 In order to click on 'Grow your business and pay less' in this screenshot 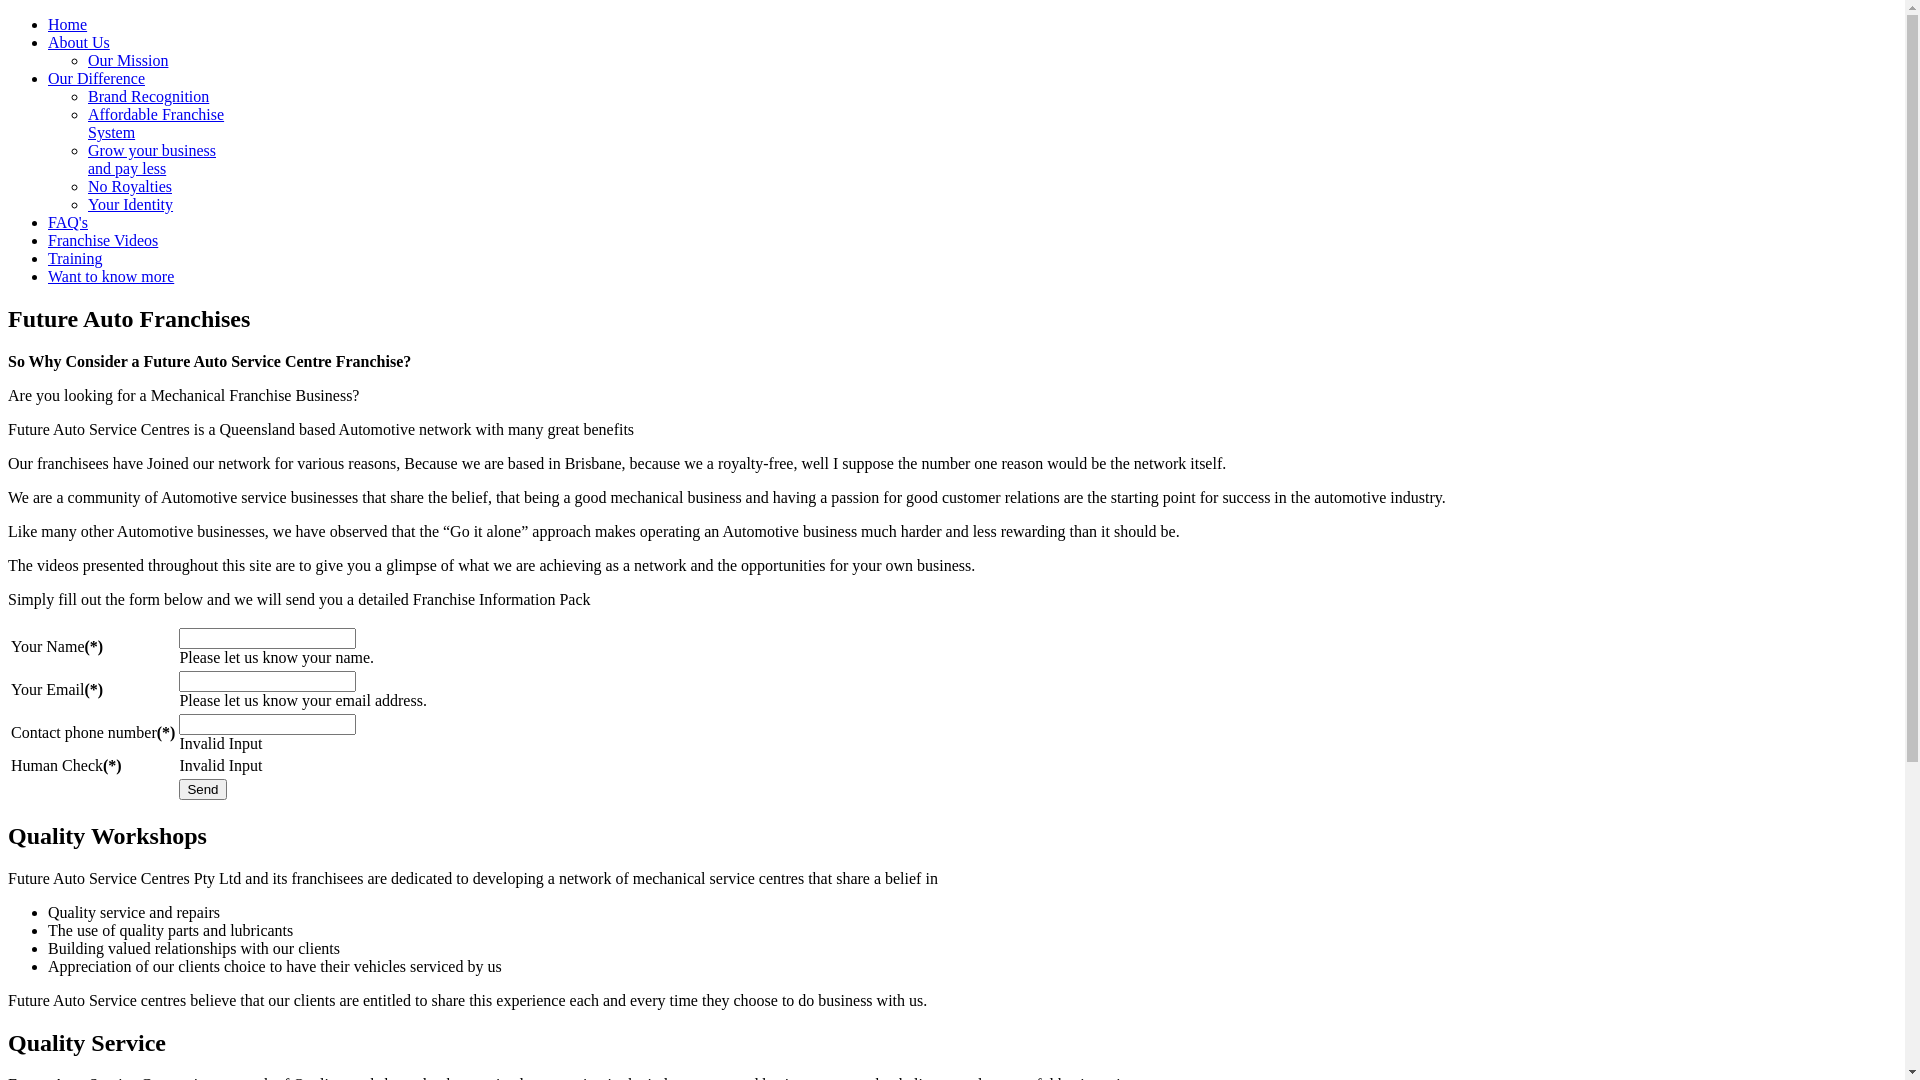, I will do `click(151, 158)`.